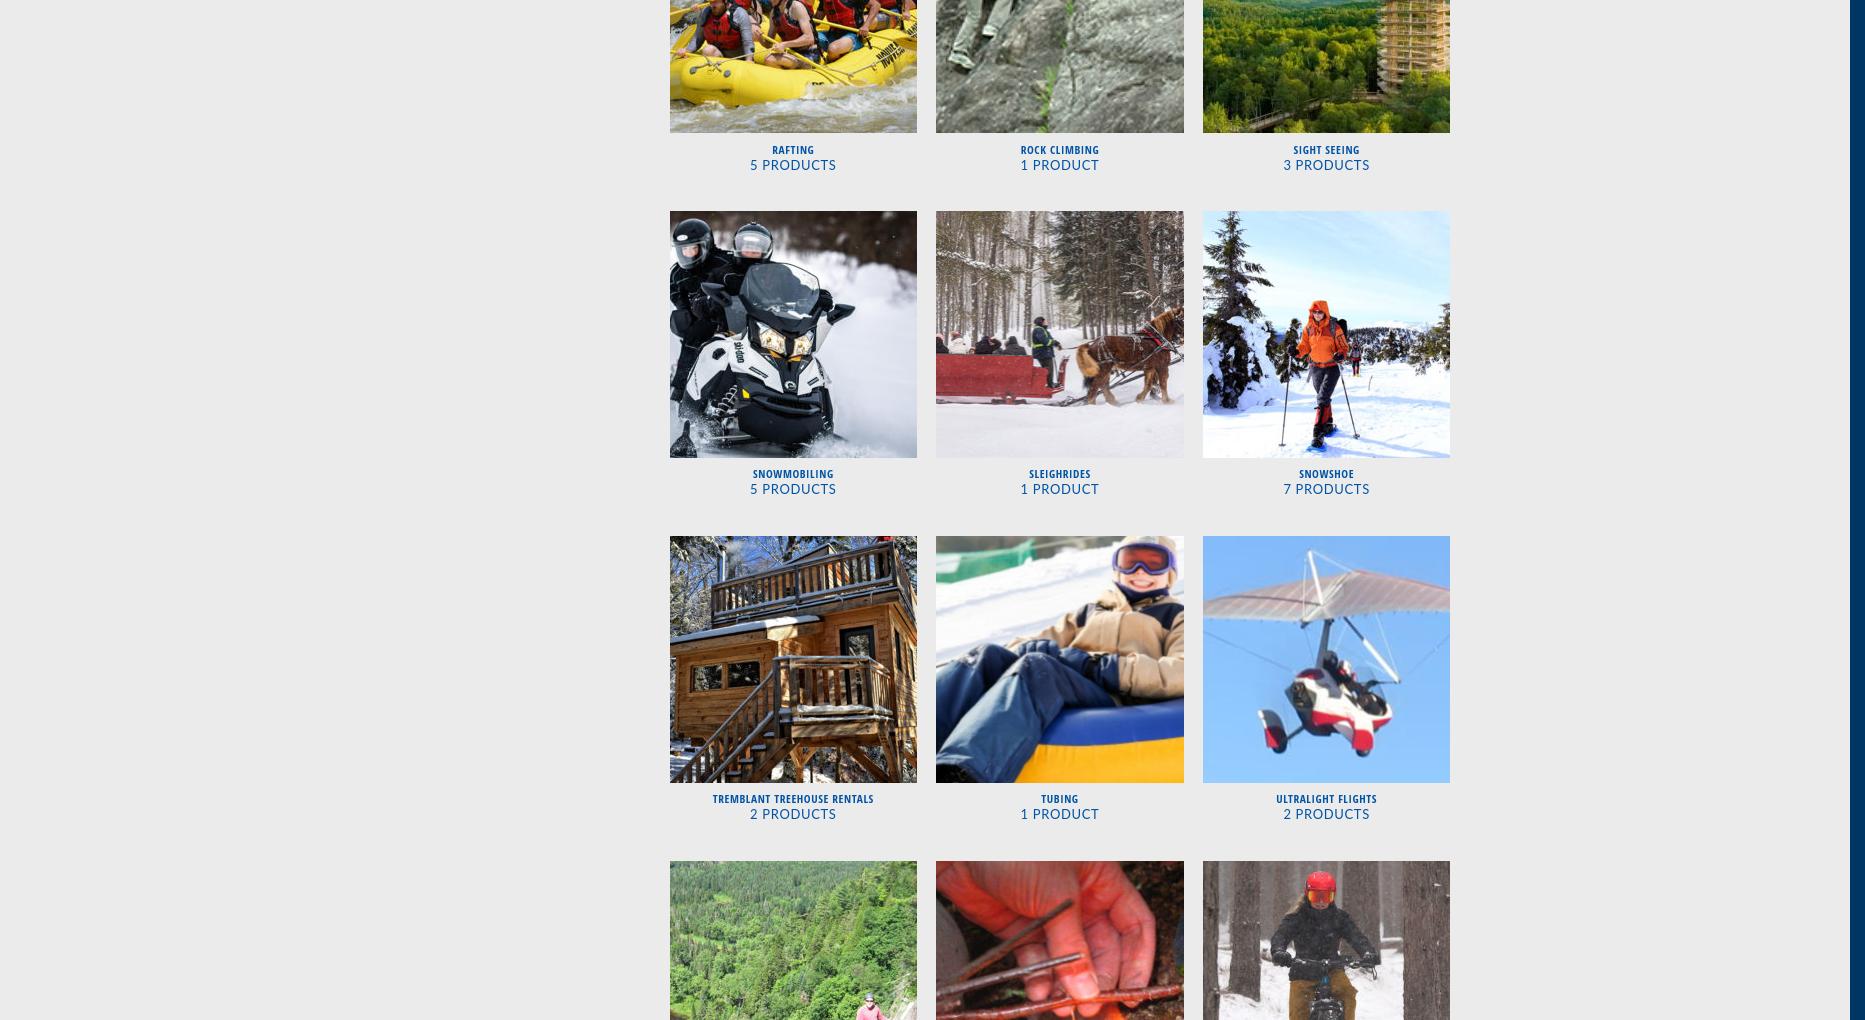 The height and width of the screenshot is (1020, 1865). I want to click on '7 Products', so click(1325, 490).